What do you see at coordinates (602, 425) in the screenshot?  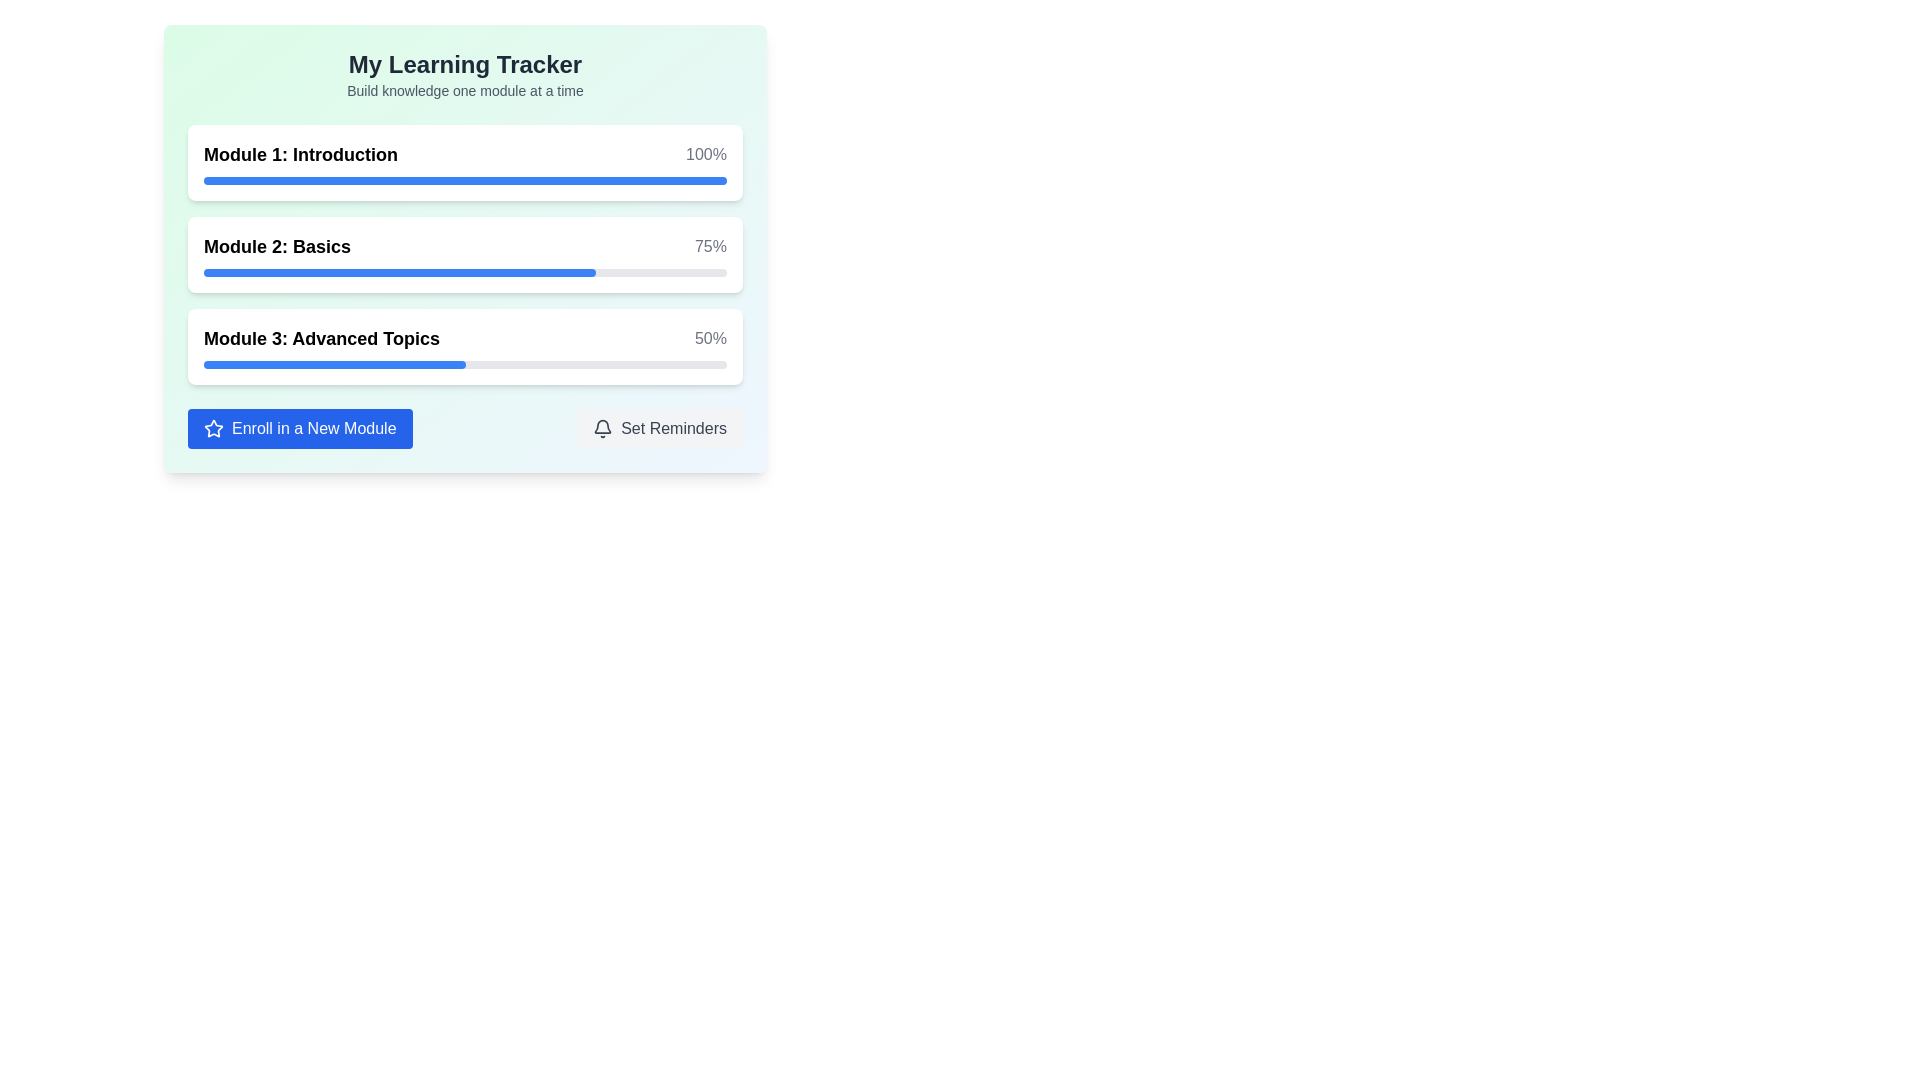 I see `the arc segment of the bell icon, which is part of its outlined shape and located at the bottom-left of the UI` at bounding box center [602, 425].